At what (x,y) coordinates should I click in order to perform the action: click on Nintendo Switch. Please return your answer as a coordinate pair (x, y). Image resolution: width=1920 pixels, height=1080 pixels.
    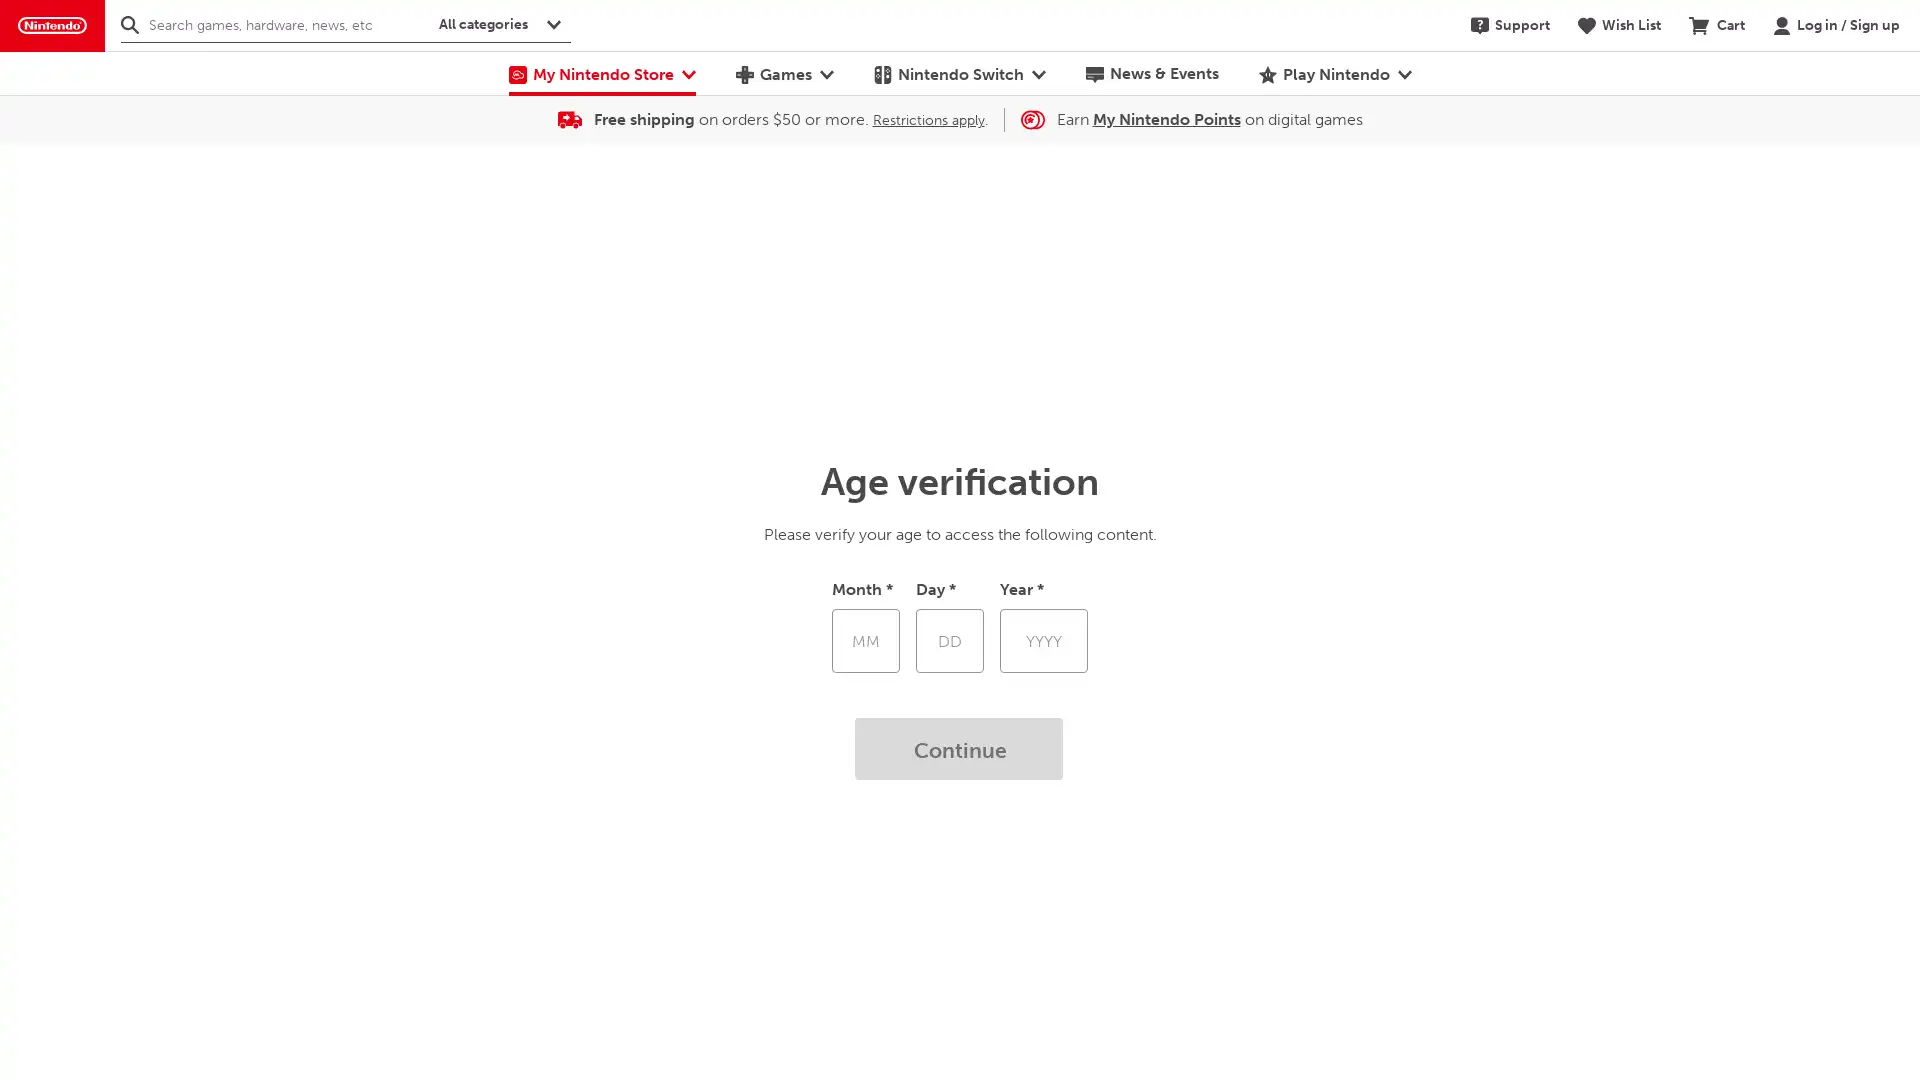
    Looking at the image, I should click on (958, 72).